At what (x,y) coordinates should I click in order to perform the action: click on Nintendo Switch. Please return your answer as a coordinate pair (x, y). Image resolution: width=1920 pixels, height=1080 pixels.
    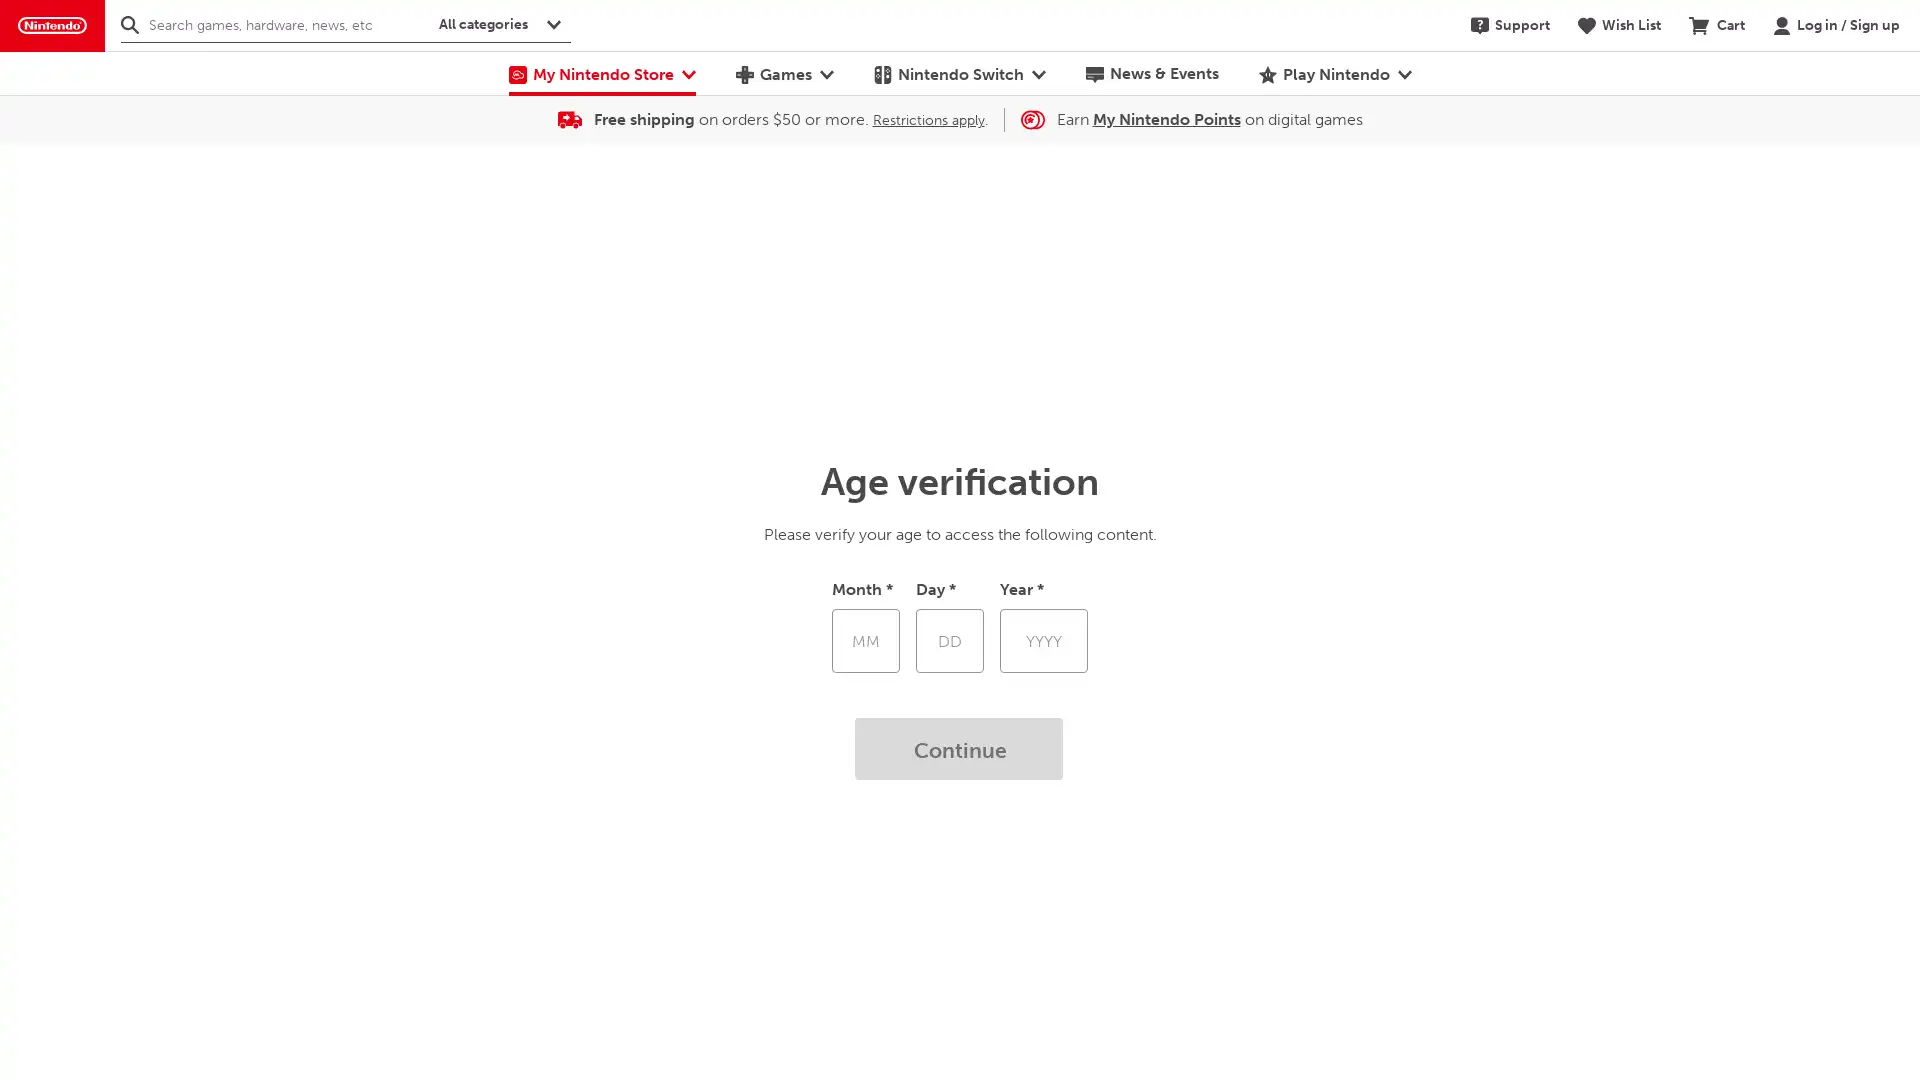
    Looking at the image, I should click on (958, 72).